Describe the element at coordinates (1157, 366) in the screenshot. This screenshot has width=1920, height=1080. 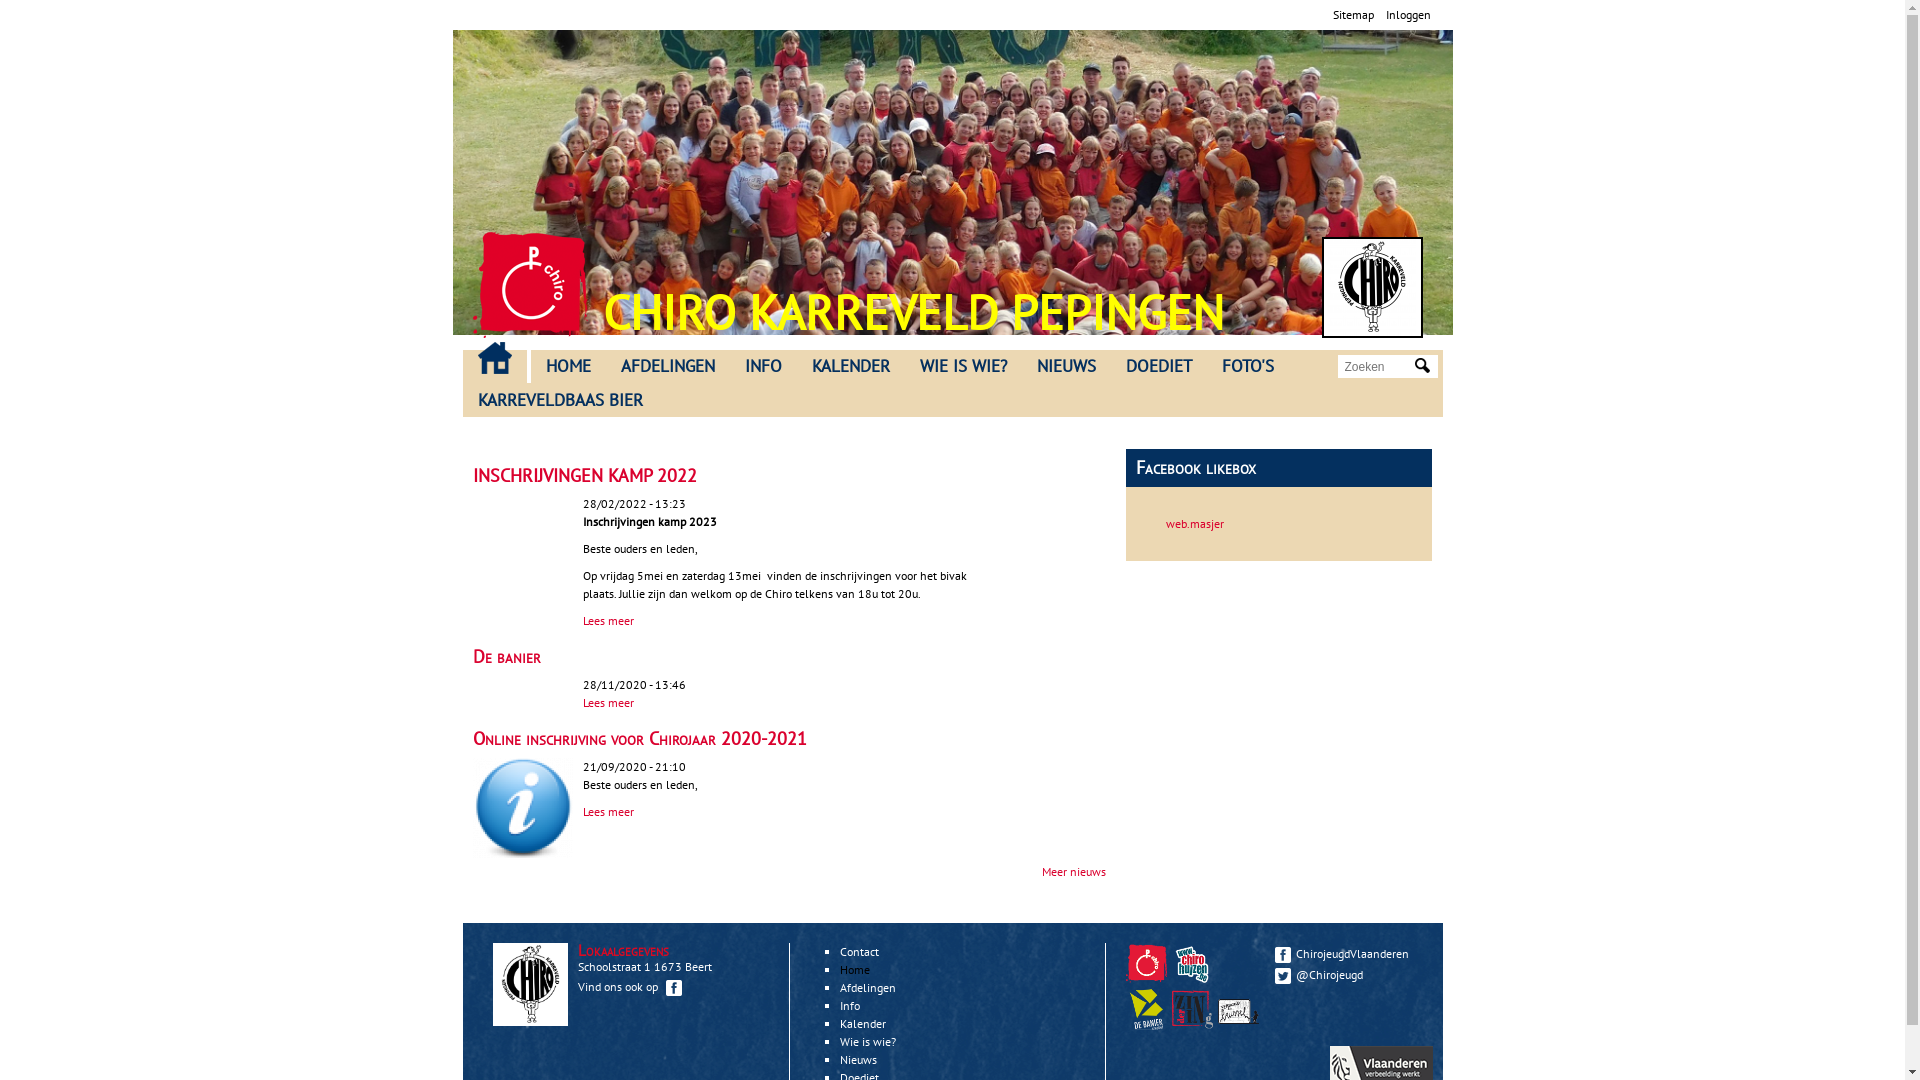
I see `'DOEDIET'` at that location.